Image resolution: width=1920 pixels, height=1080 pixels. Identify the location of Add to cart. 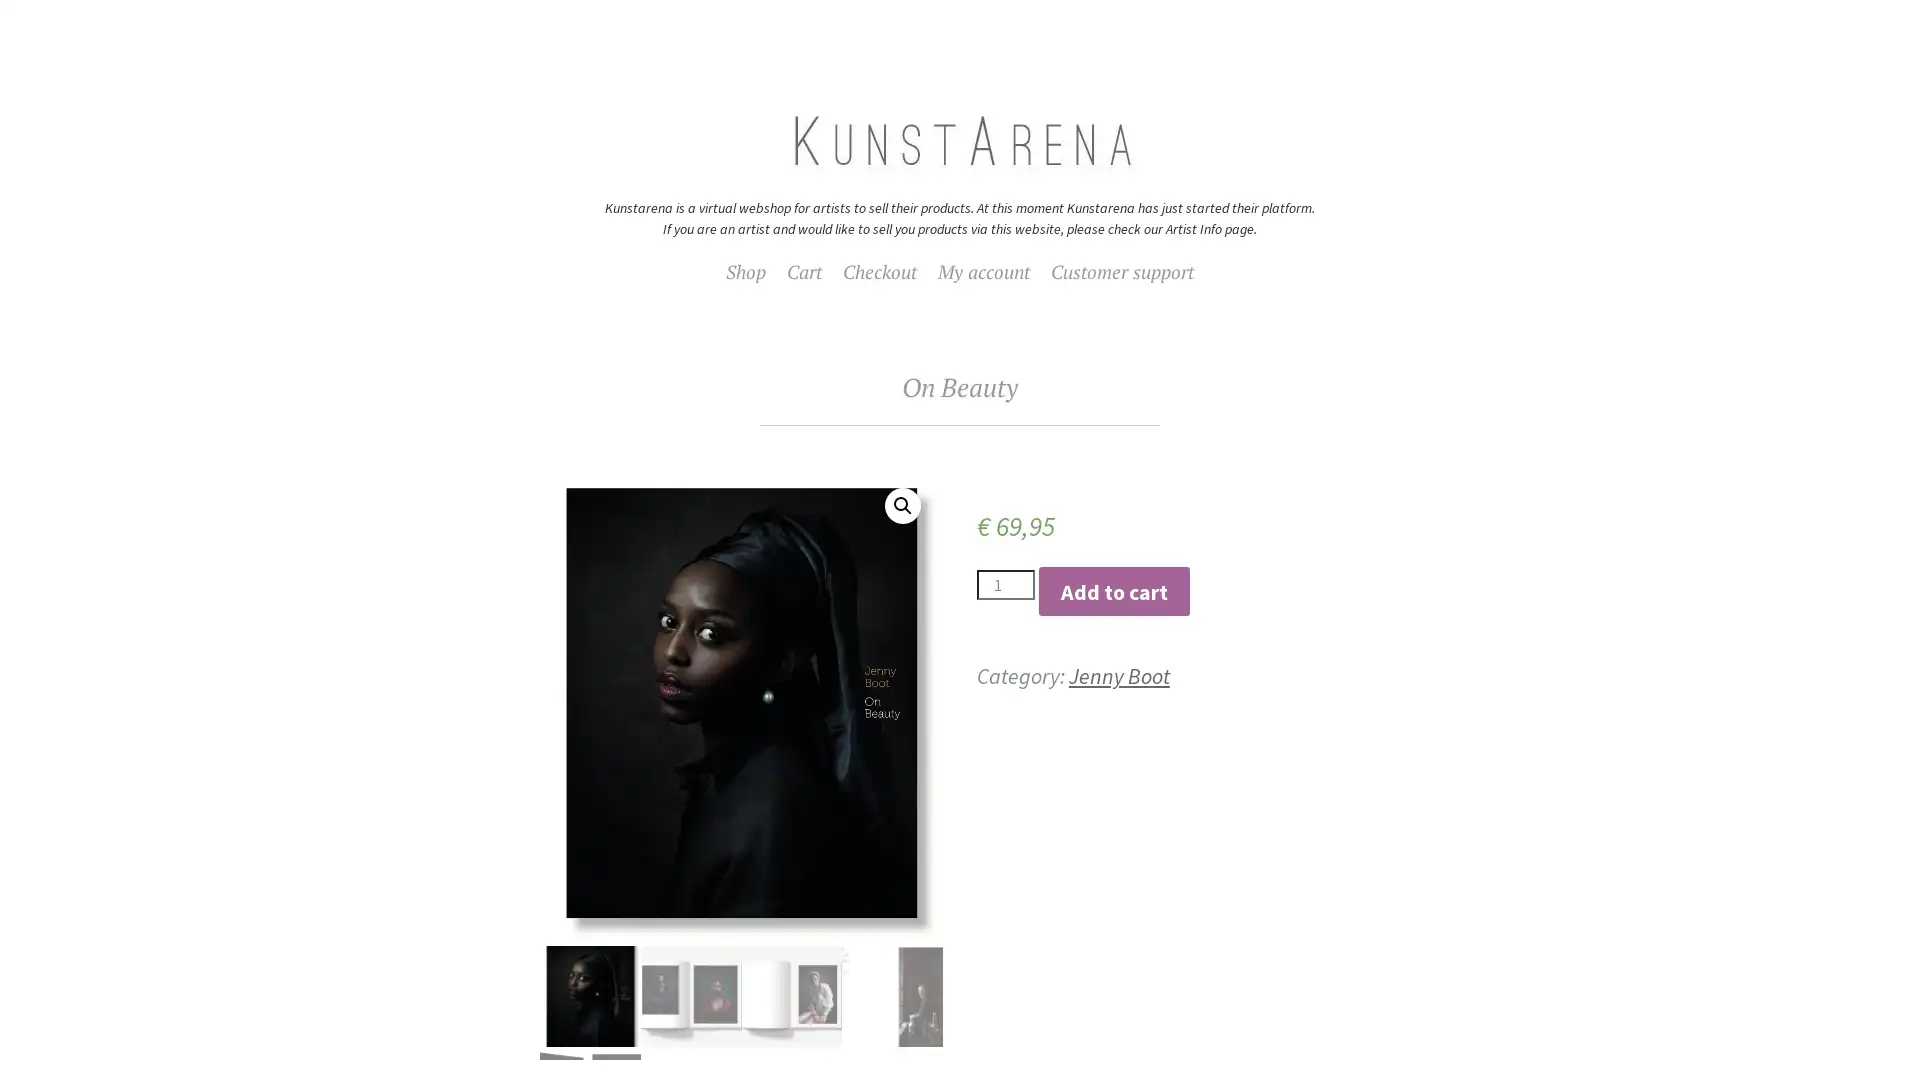
(1113, 589).